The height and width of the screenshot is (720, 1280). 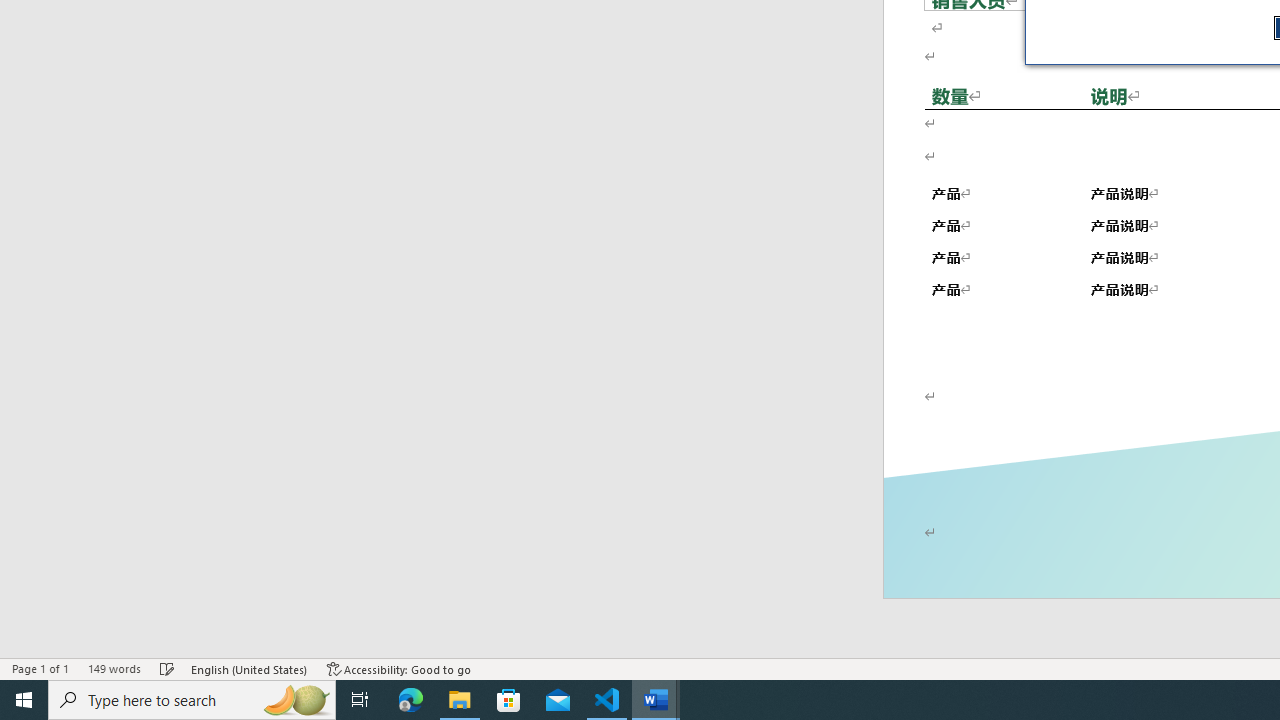 What do you see at coordinates (399, 669) in the screenshot?
I see `'Accessibility Checker Accessibility: Good to go'` at bounding box center [399, 669].